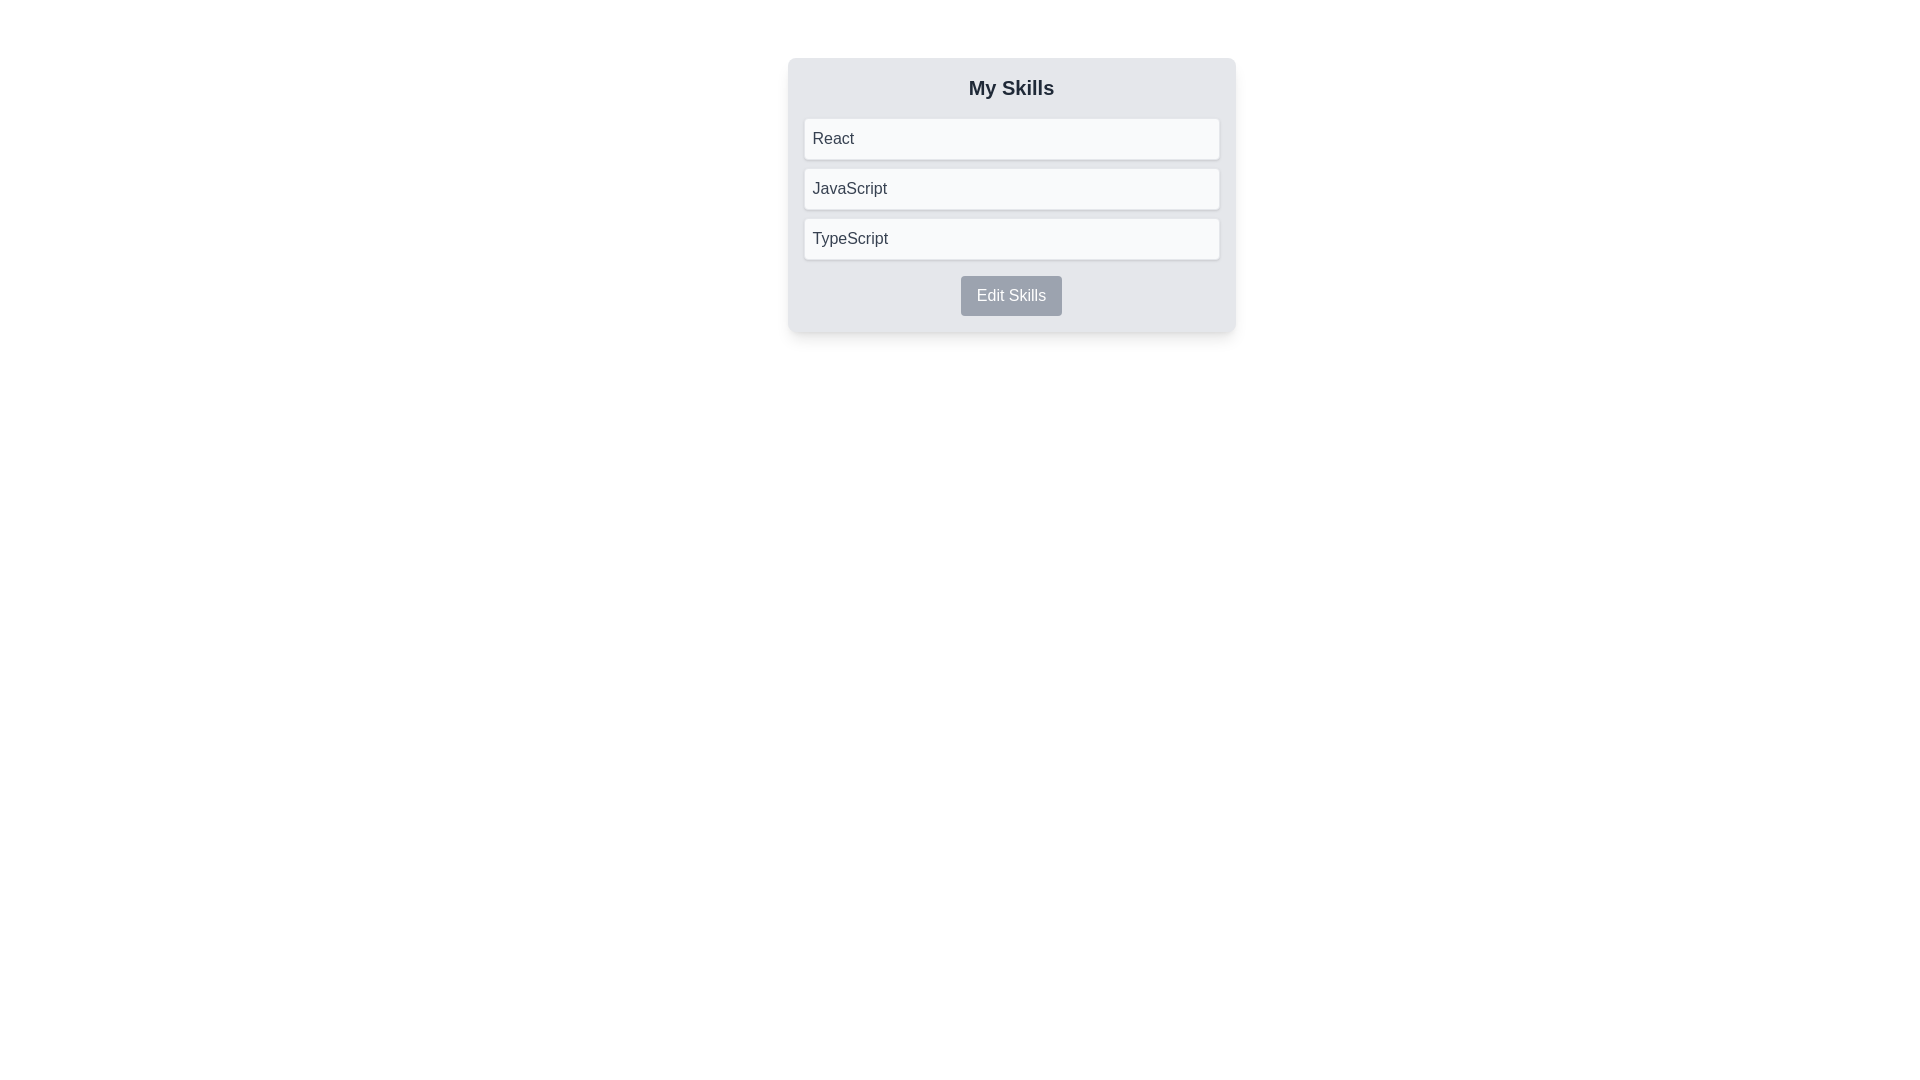  What do you see at coordinates (1011, 238) in the screenshot?
I see `the informational display box labeled 'TypeScript', which is the third item in the list of skill labels under 'My Skills'` at bounding box center [1011, 238].